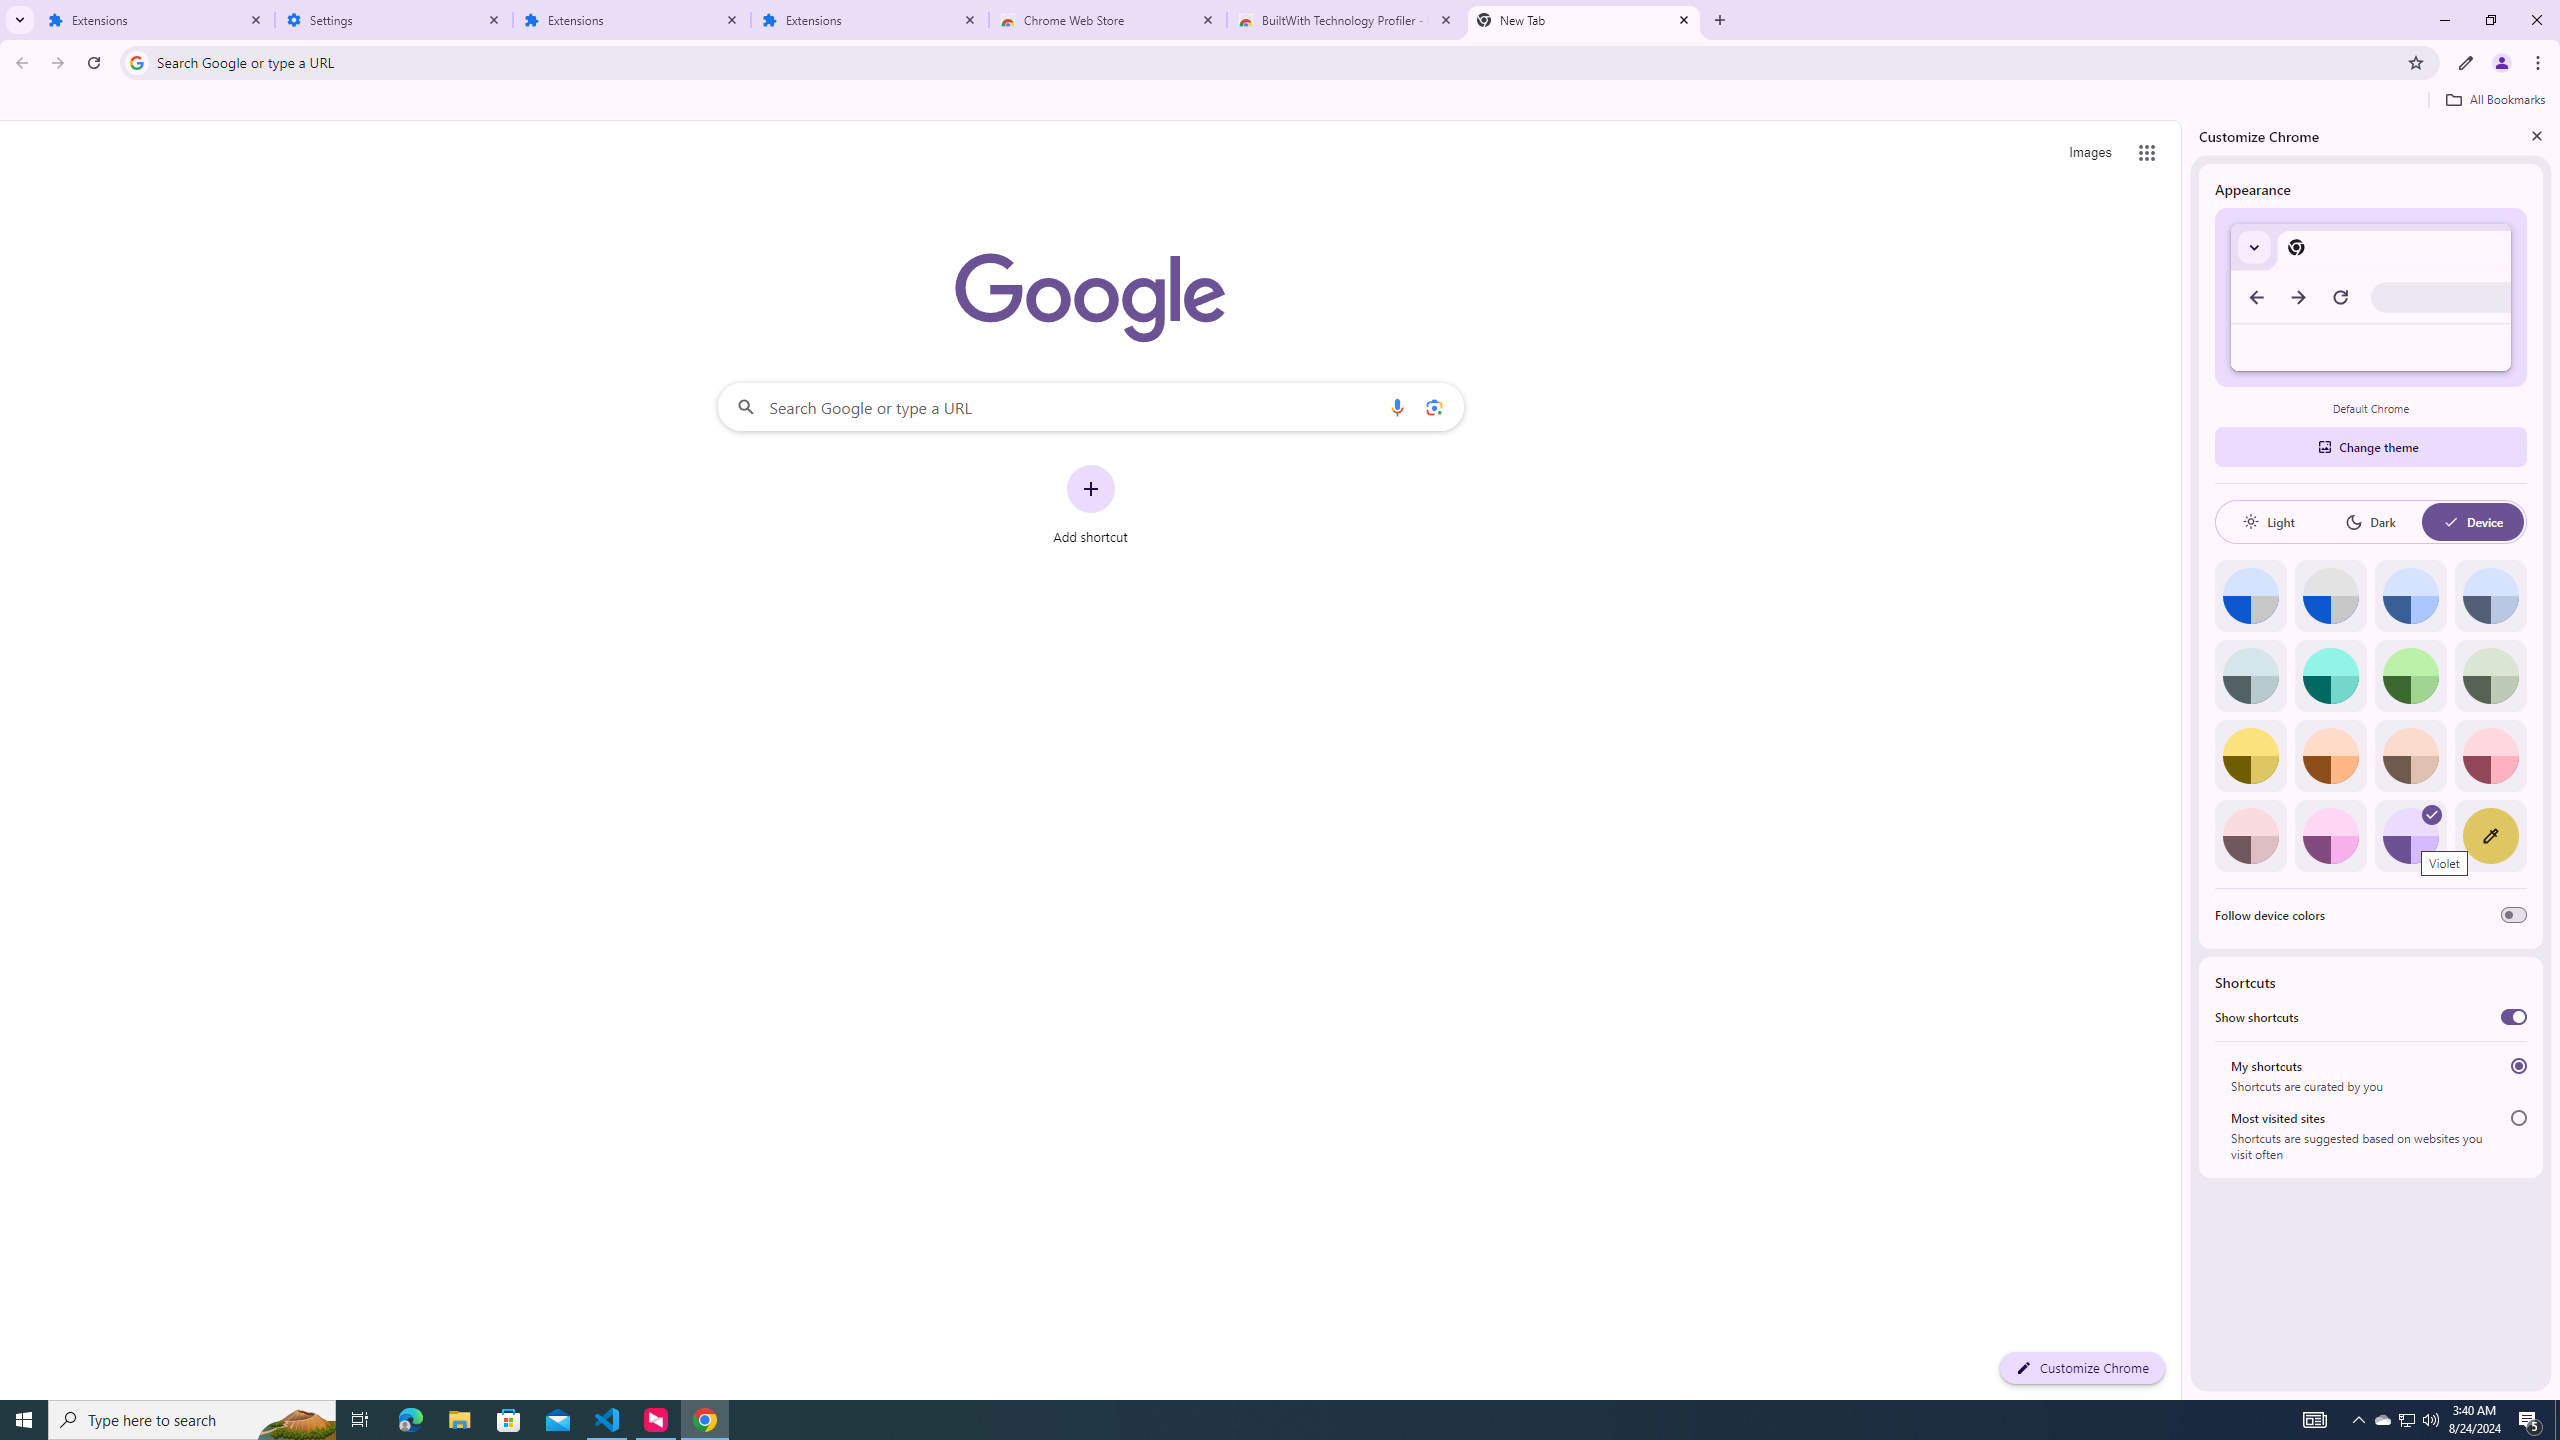 The height and width of the screenshot is (1440, 2560). I want to click on 'Fuchsia', so click(2329, 835).